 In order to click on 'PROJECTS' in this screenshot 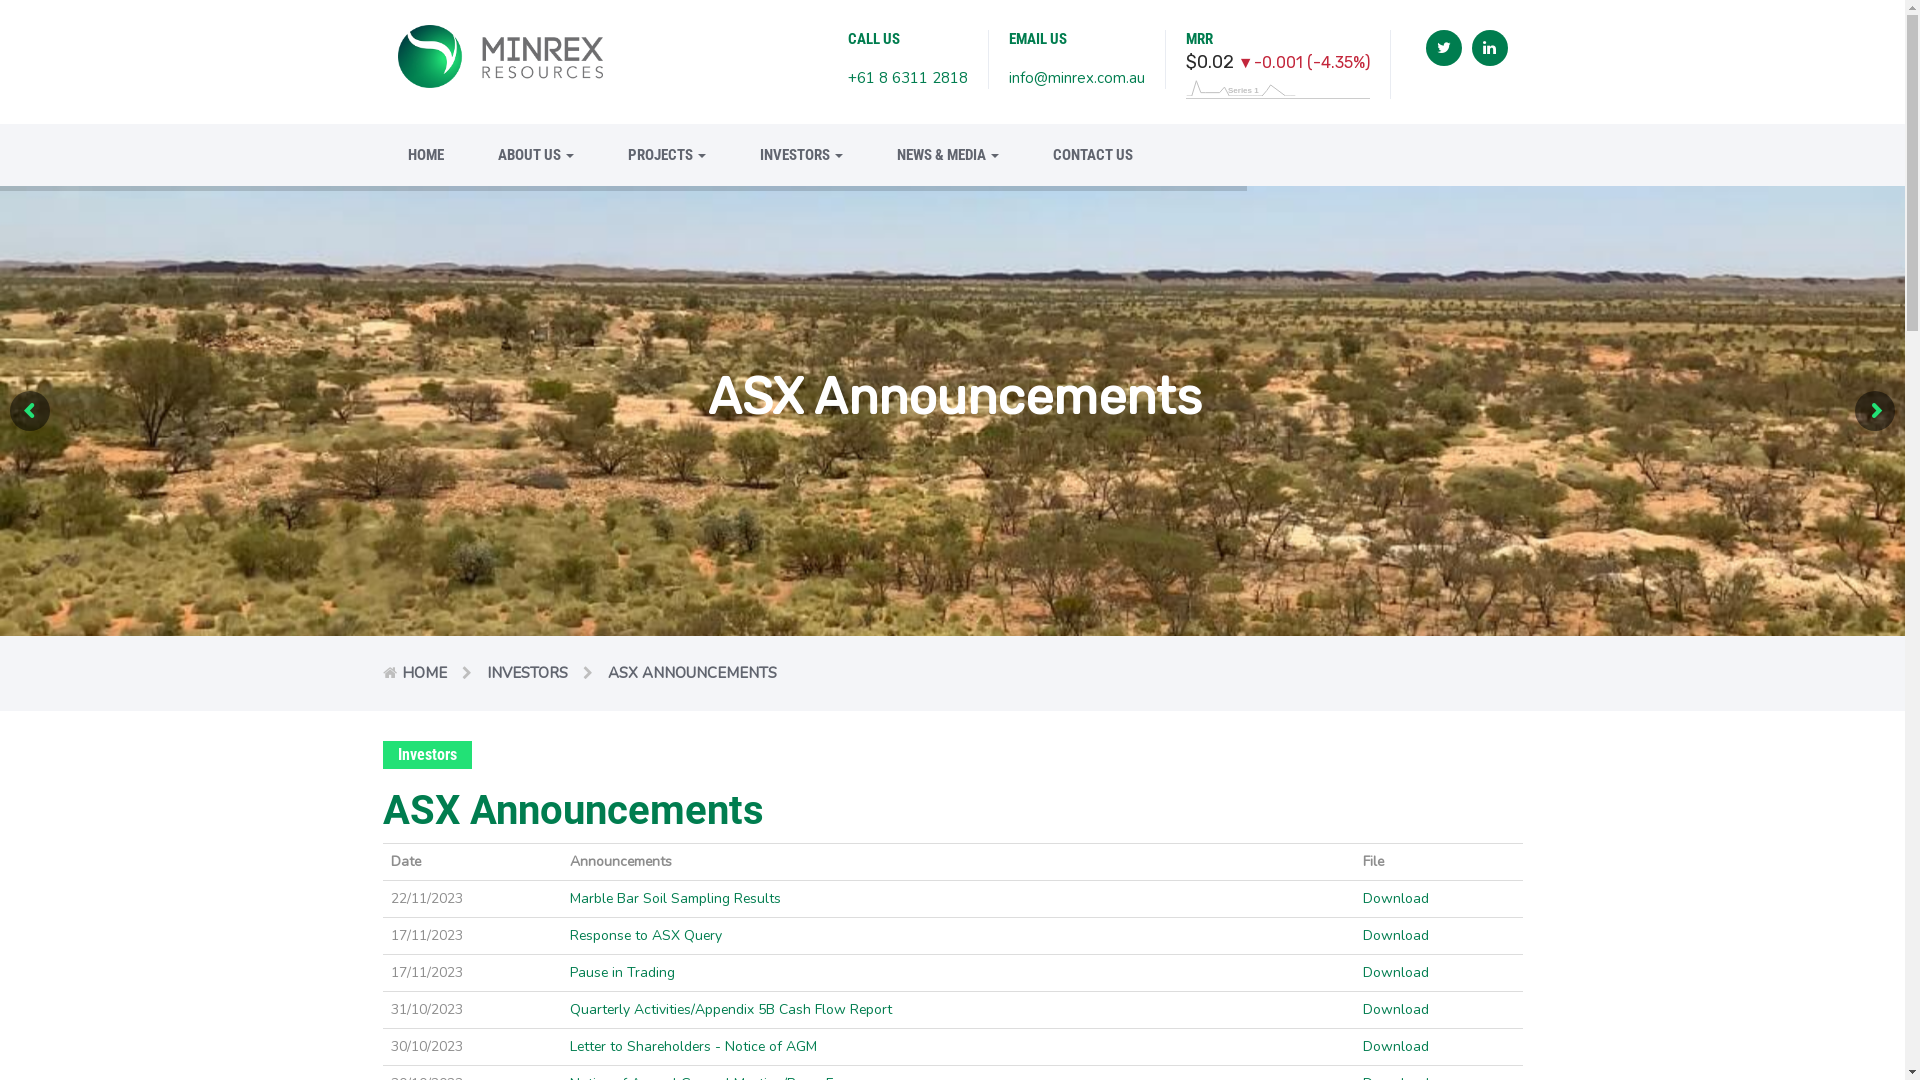, I will do `click(600, 153)`.